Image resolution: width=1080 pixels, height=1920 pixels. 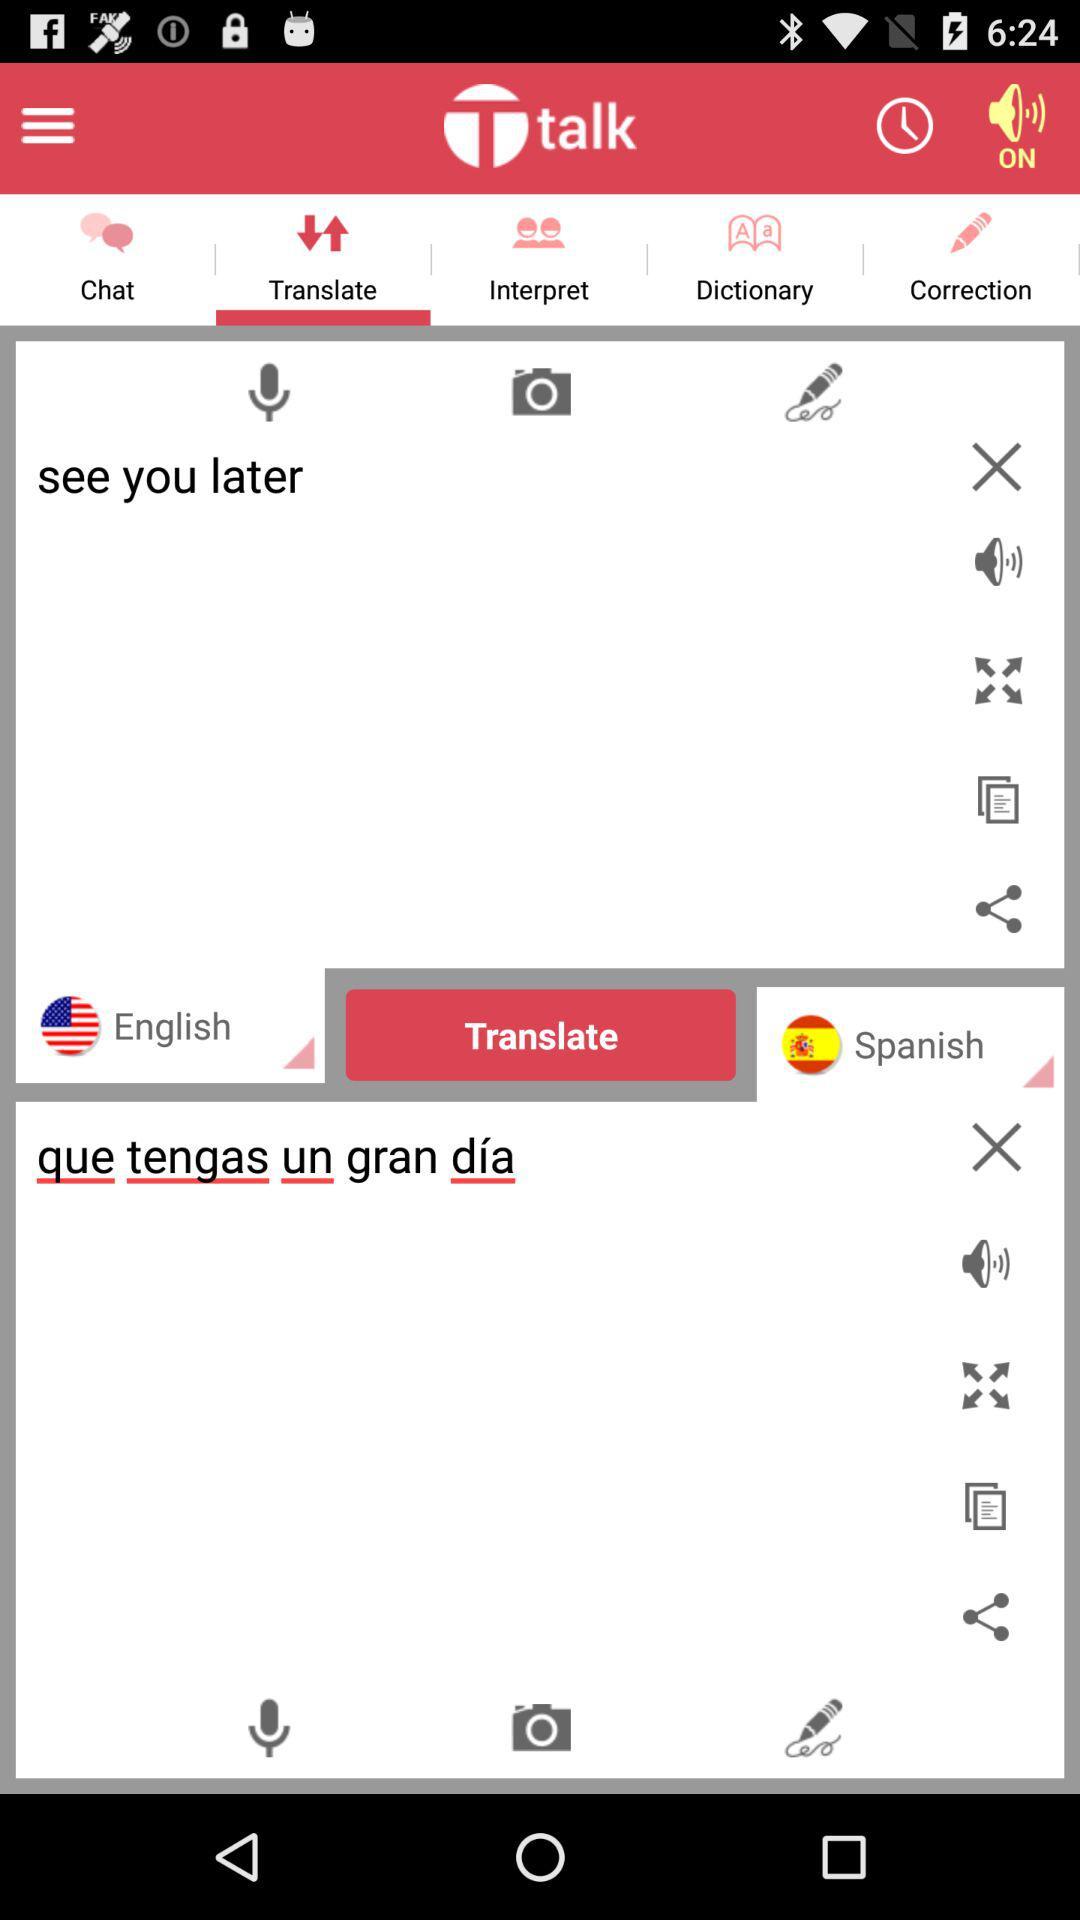 I want to click on the menu icon, so click(x=46, y=133).